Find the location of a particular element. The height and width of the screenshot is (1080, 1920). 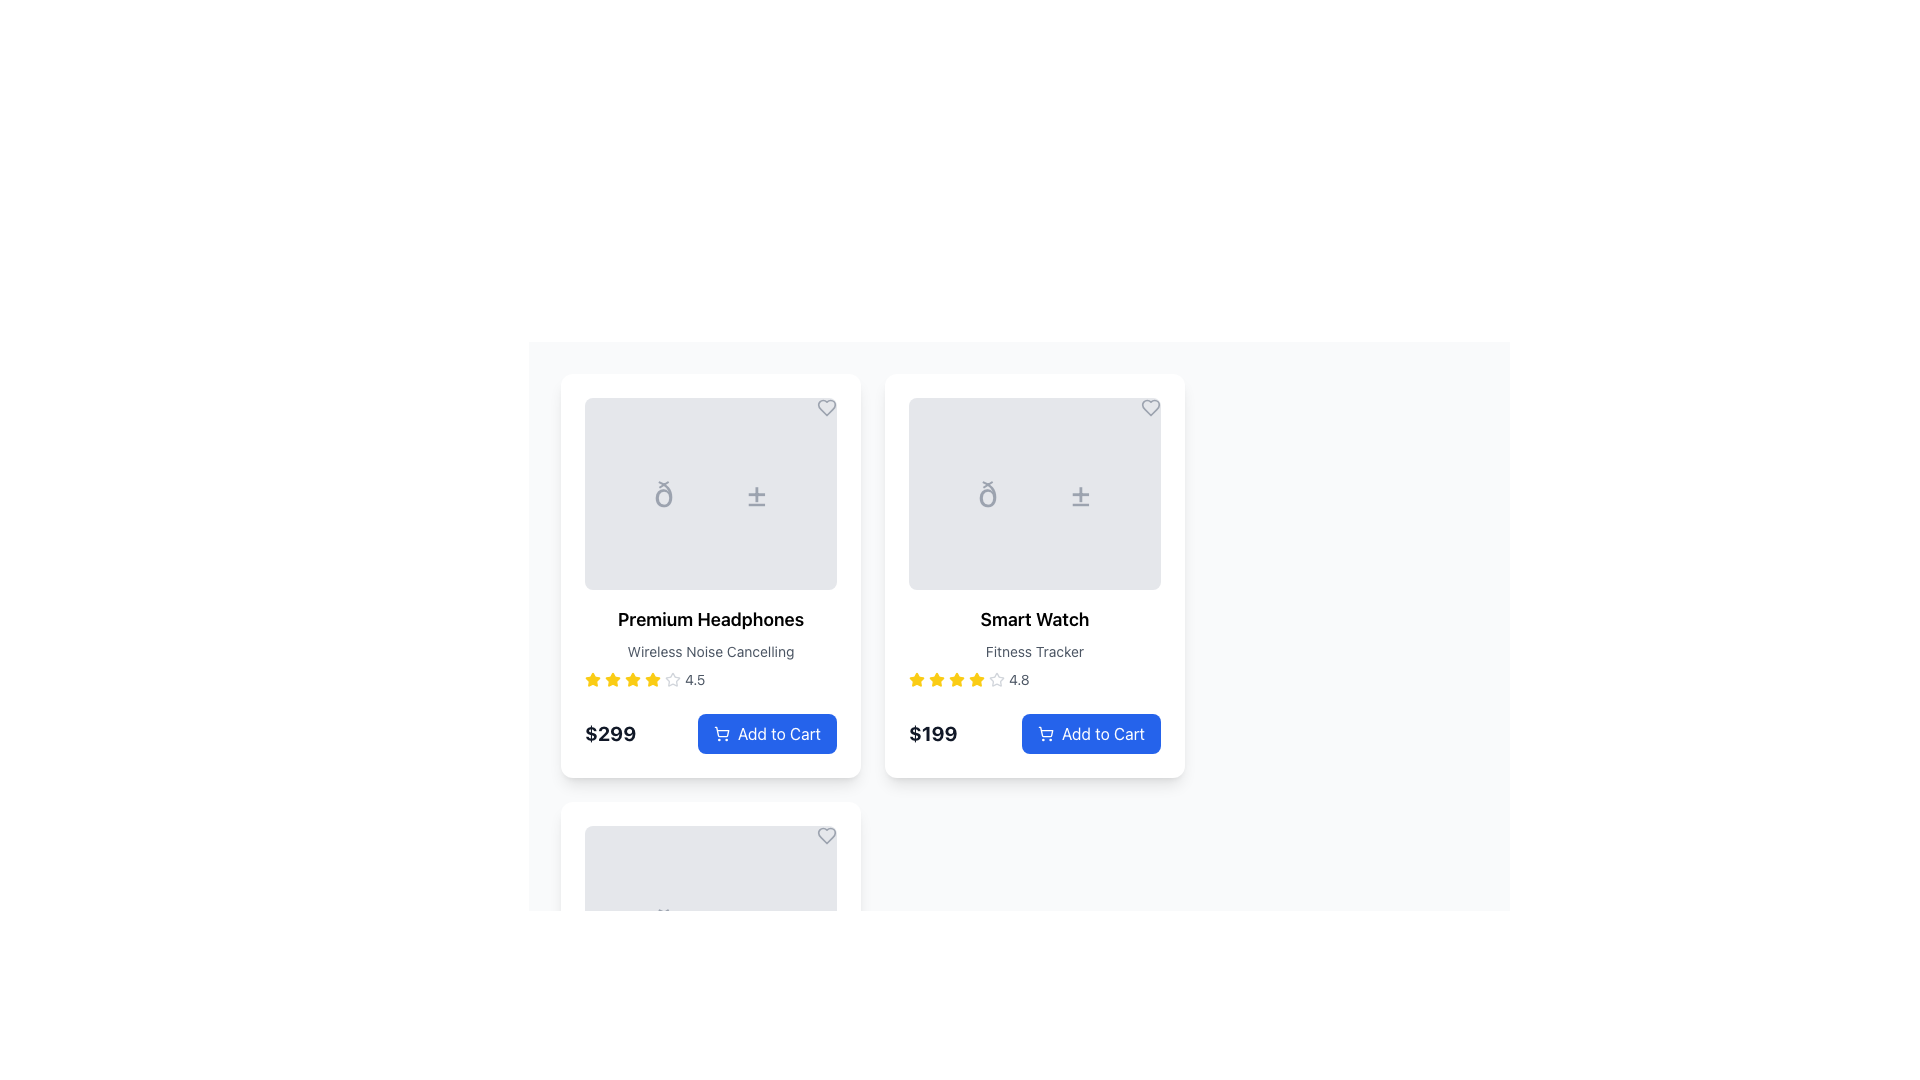

the third star icon in the rating section below the title 'Smart Watch' to interact with the rating is located at coordinates (955, 678).